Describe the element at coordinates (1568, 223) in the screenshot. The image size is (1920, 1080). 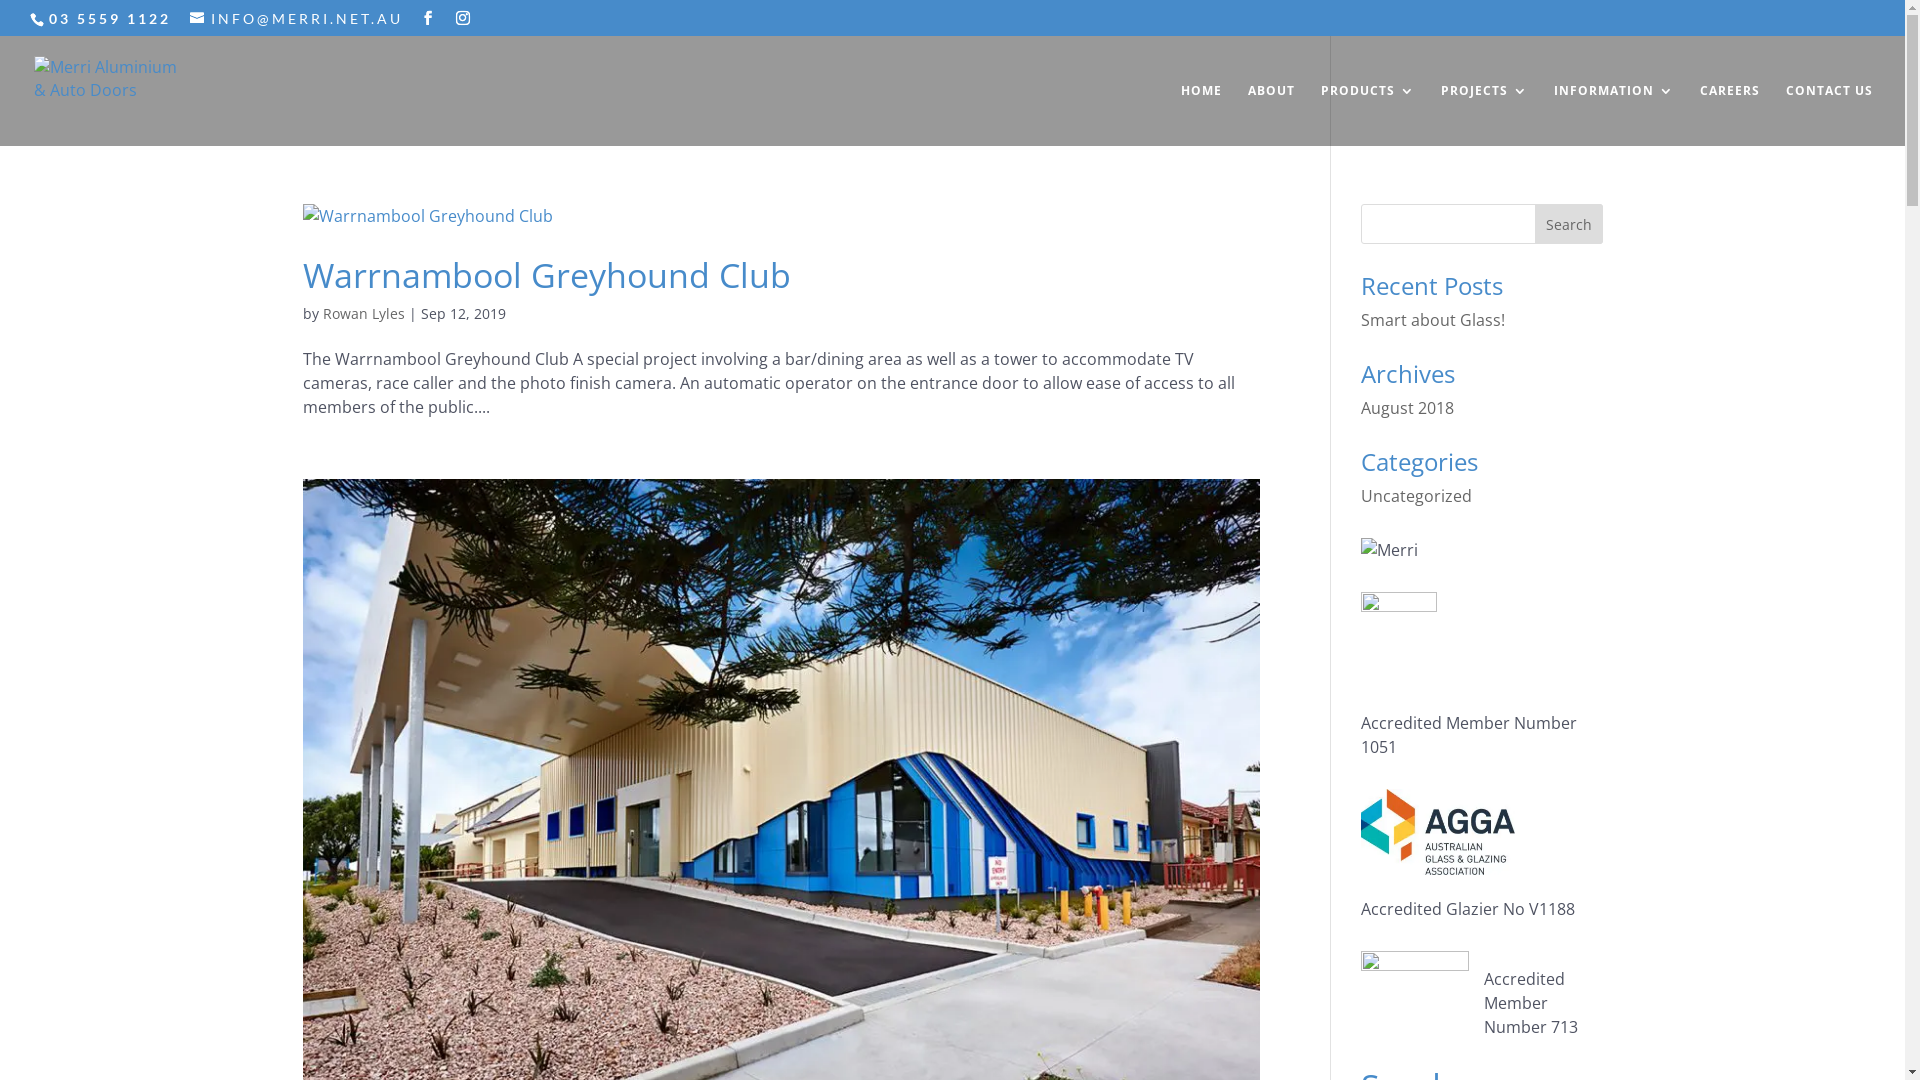
I see `'Search'` at that location.